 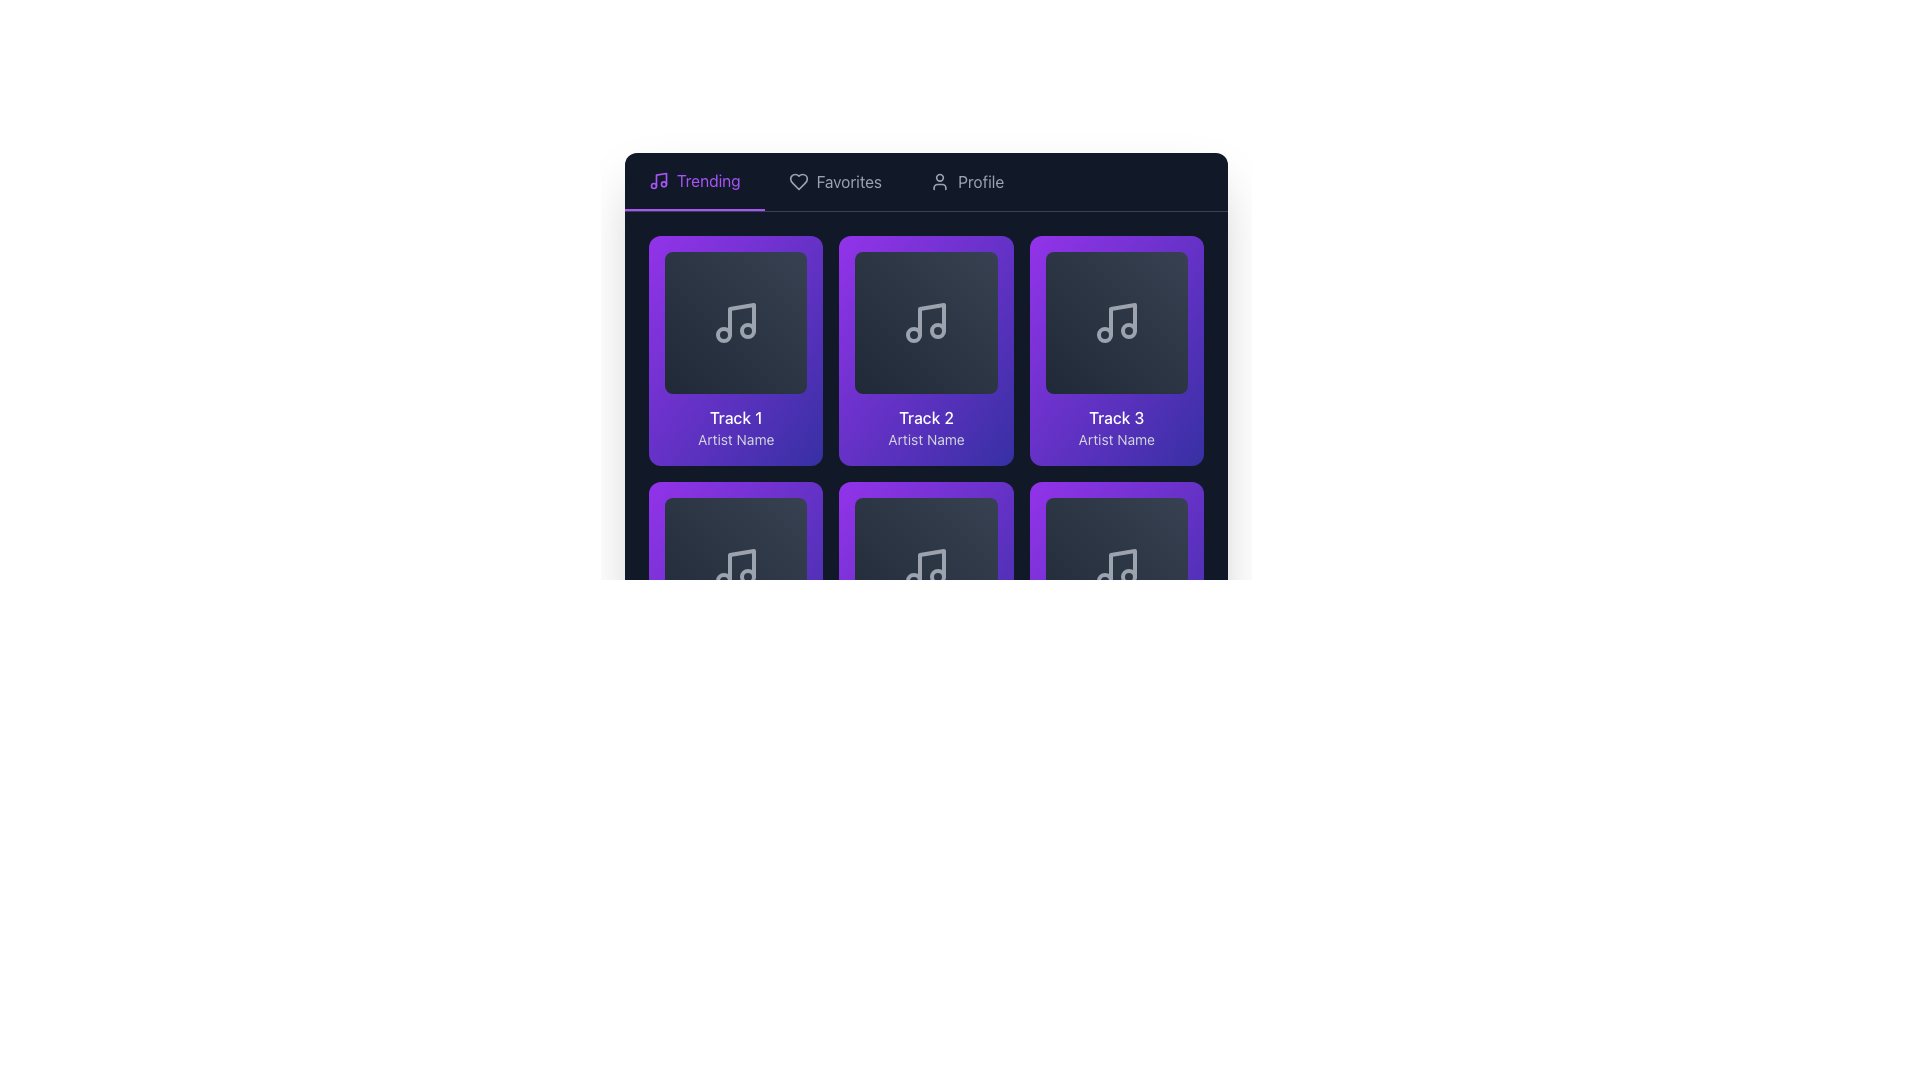 I want to click on the 'Favorites' icon located in the top navigation bar, positioned between the 'Trending' and 'Profile' options, so click(x=797, y=181).